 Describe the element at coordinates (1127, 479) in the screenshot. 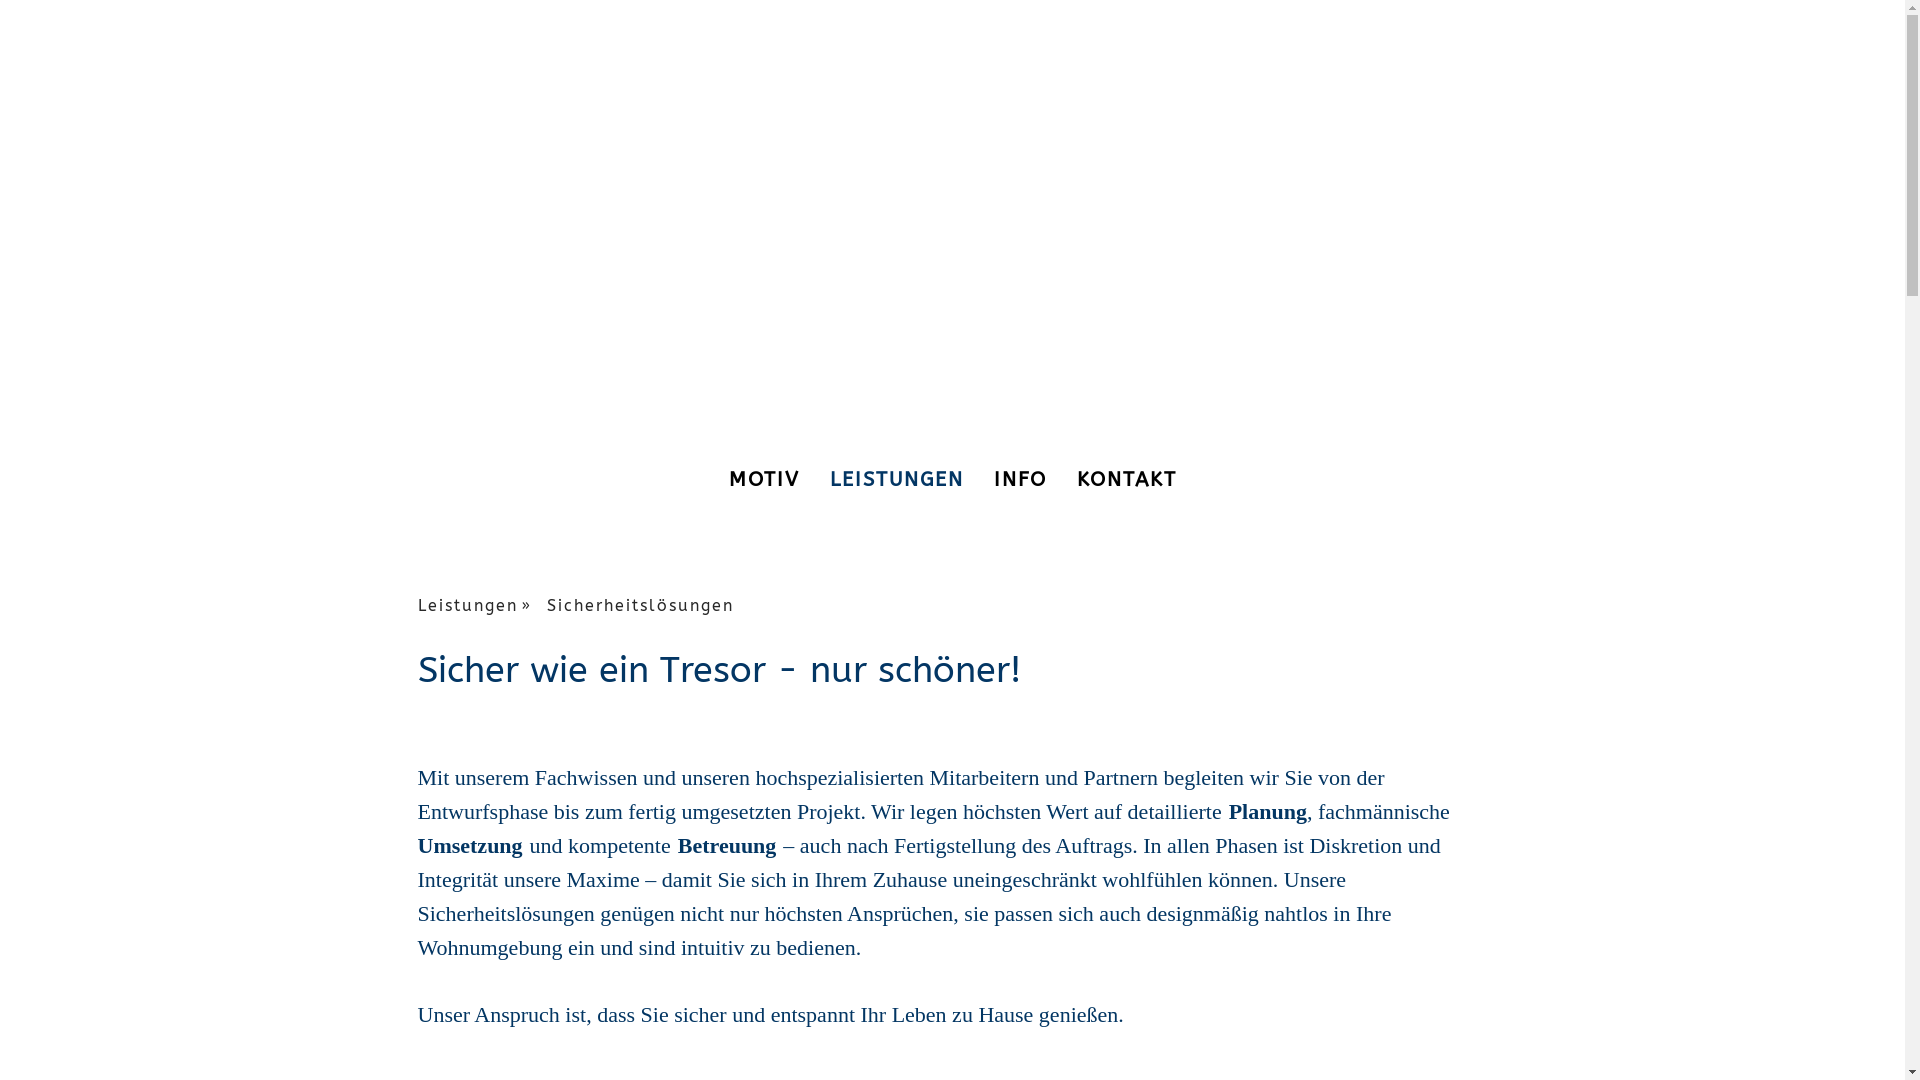

I see `'KONTAKT'` at that location.